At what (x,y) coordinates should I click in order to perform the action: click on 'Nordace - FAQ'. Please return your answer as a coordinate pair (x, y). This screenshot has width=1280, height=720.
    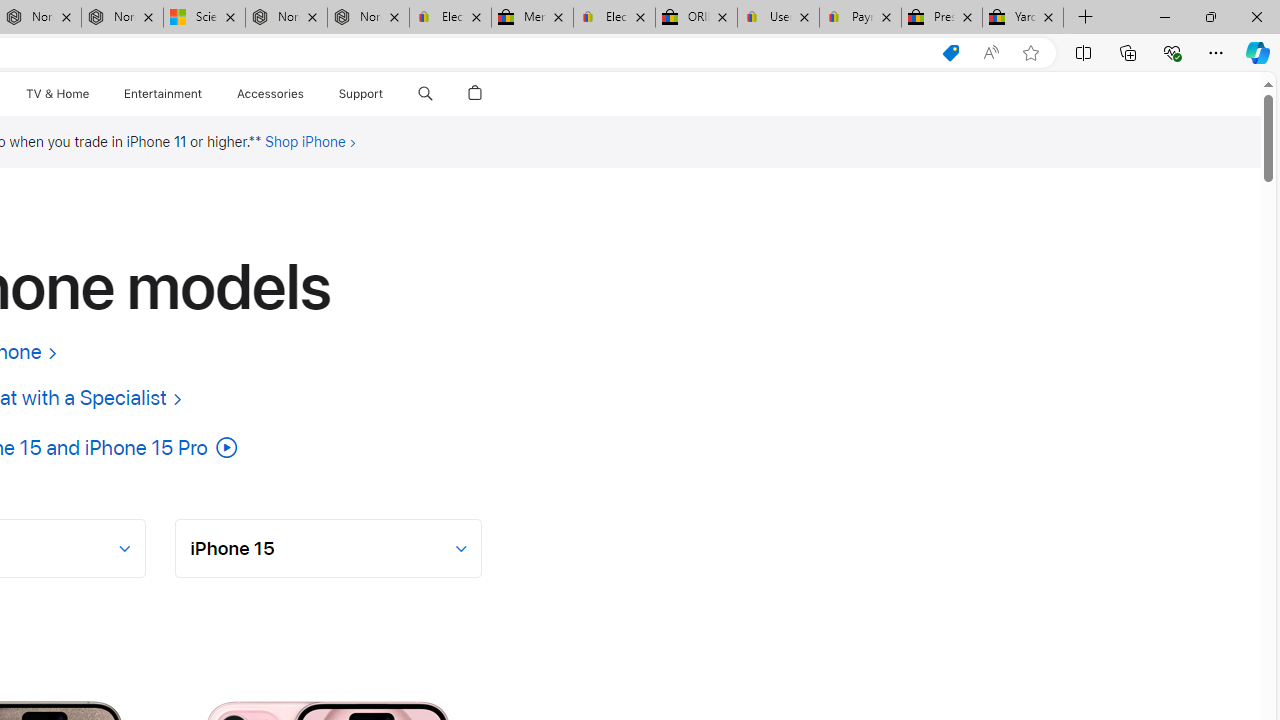
    Looking at the image, I should click on (368, 17).